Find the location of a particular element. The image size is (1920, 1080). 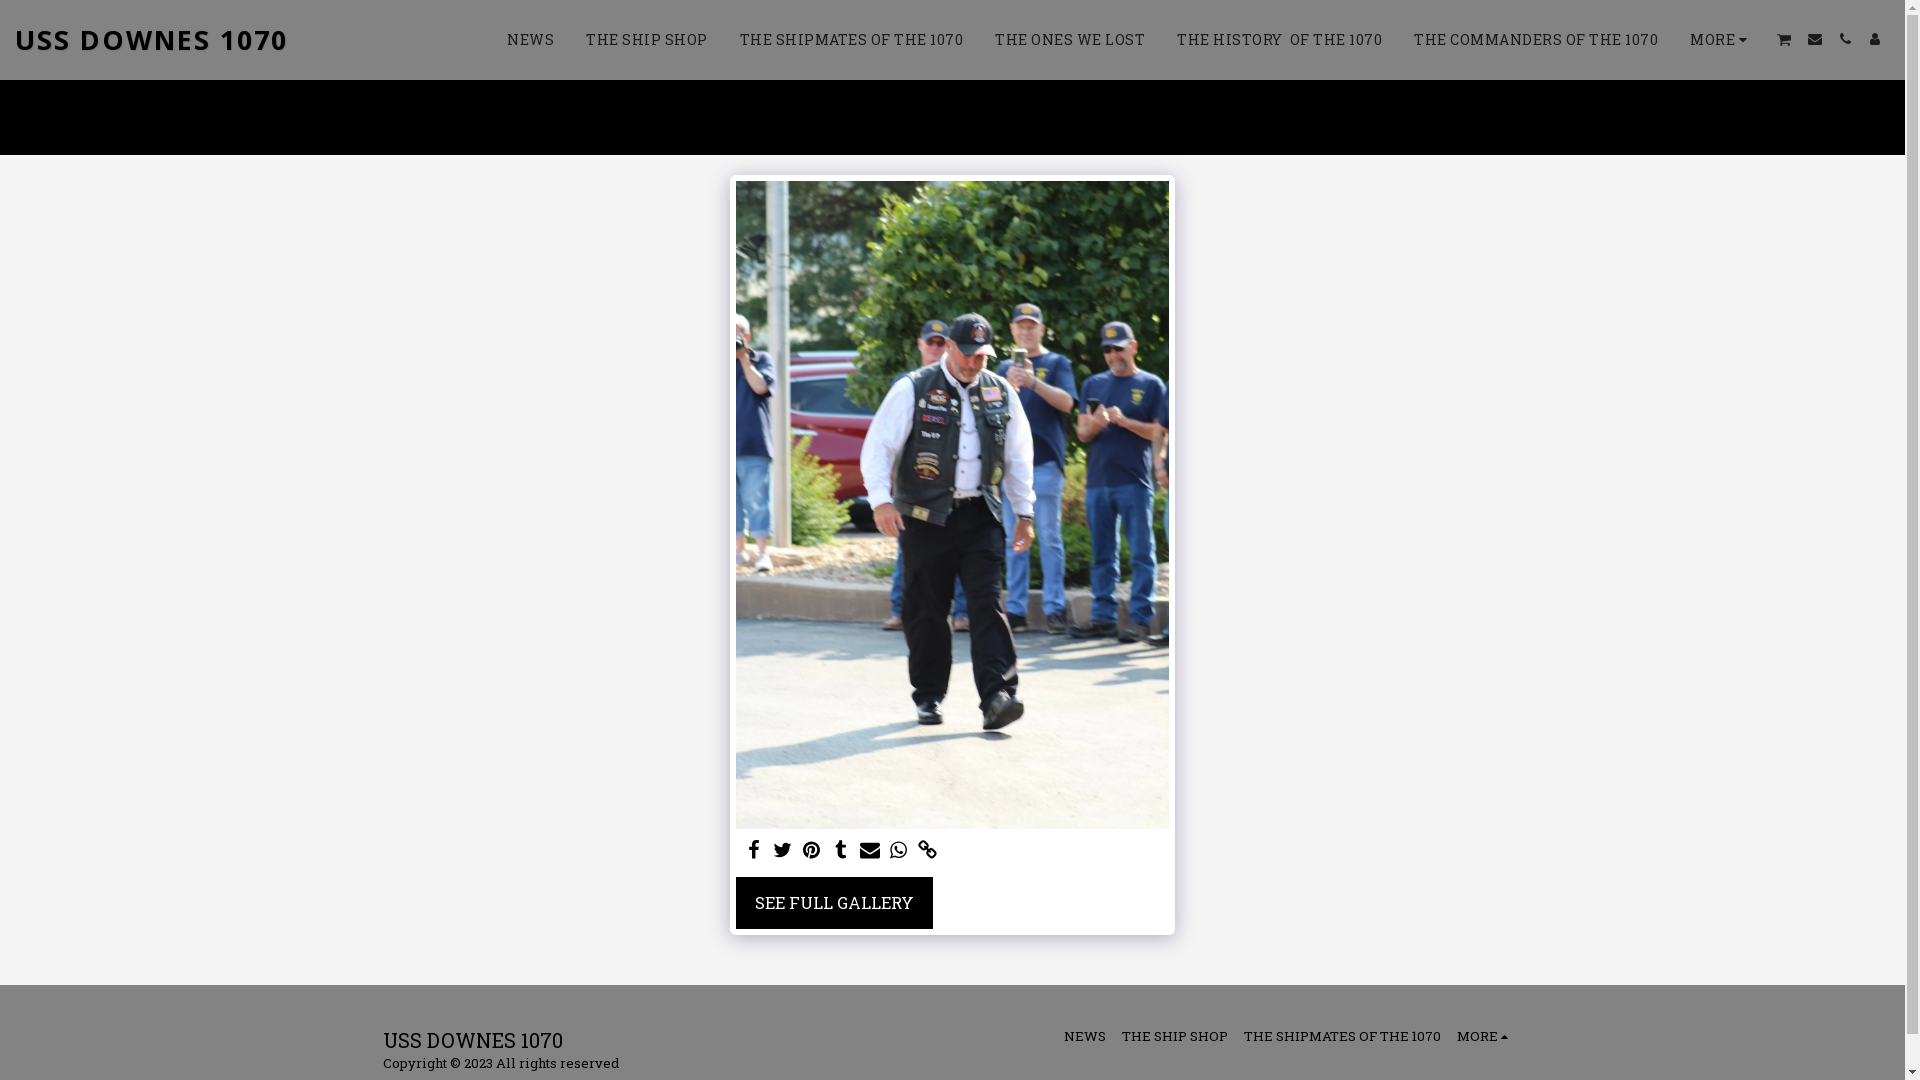

' ' is located at coordinates (926, 851).